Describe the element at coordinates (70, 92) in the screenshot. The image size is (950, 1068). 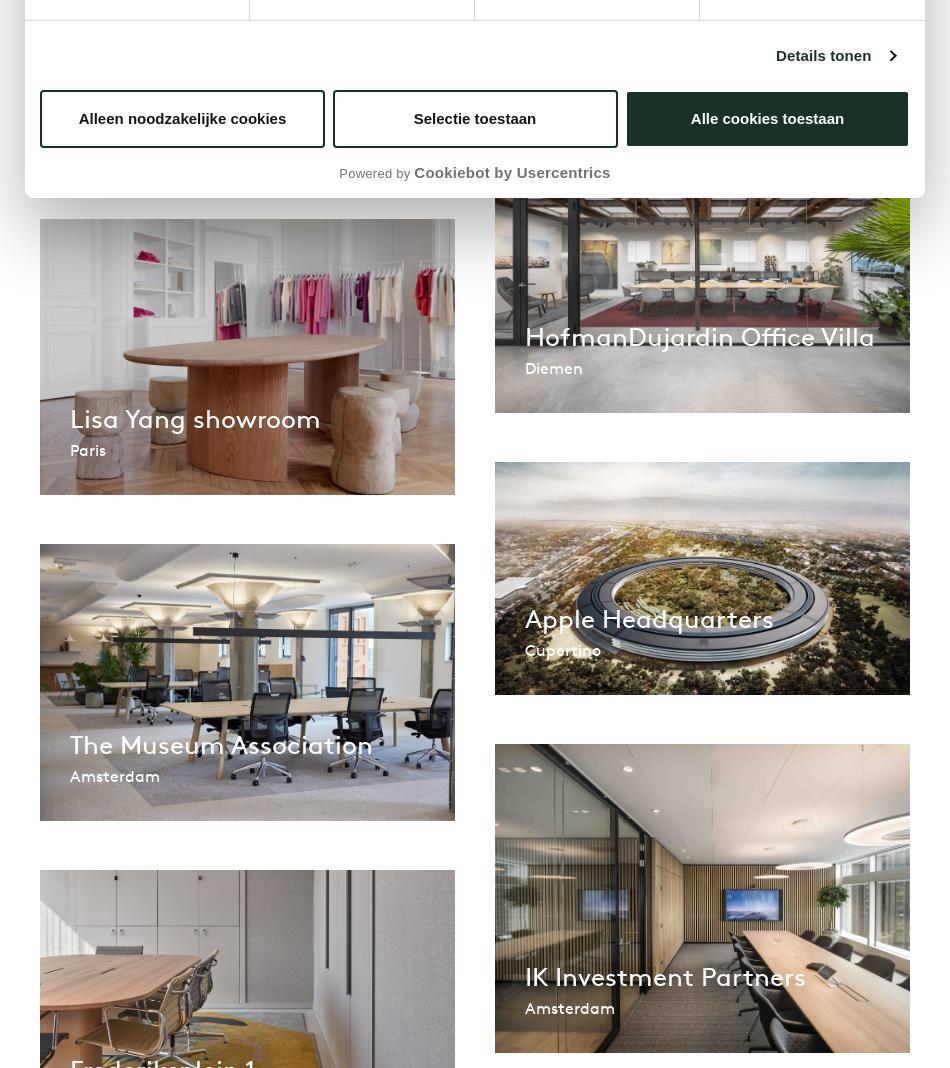
I see `'VMRE | Buro Modern'` at that location.